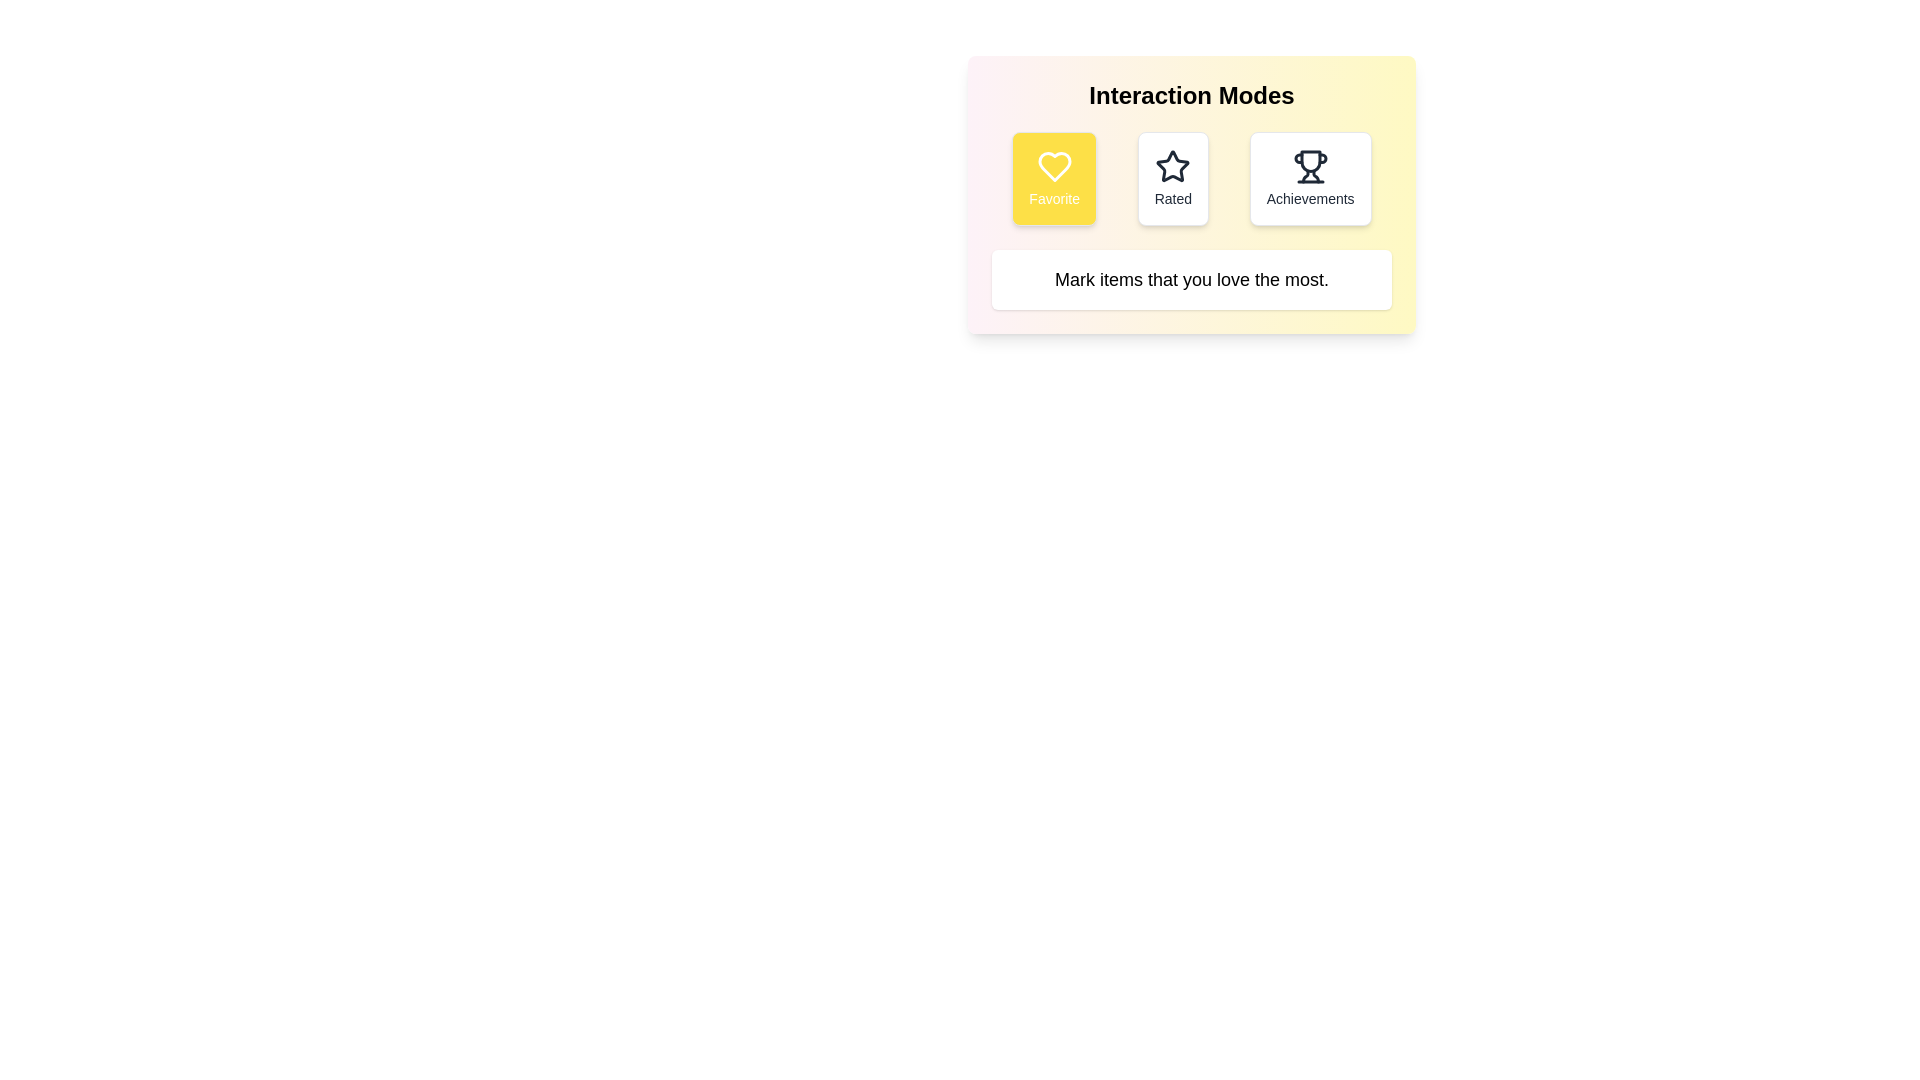 Image resolution: width=1920 pixels, height=1080 pixels. I want to click on the Rated button to select the corresponding mode, so click(1173, 177).